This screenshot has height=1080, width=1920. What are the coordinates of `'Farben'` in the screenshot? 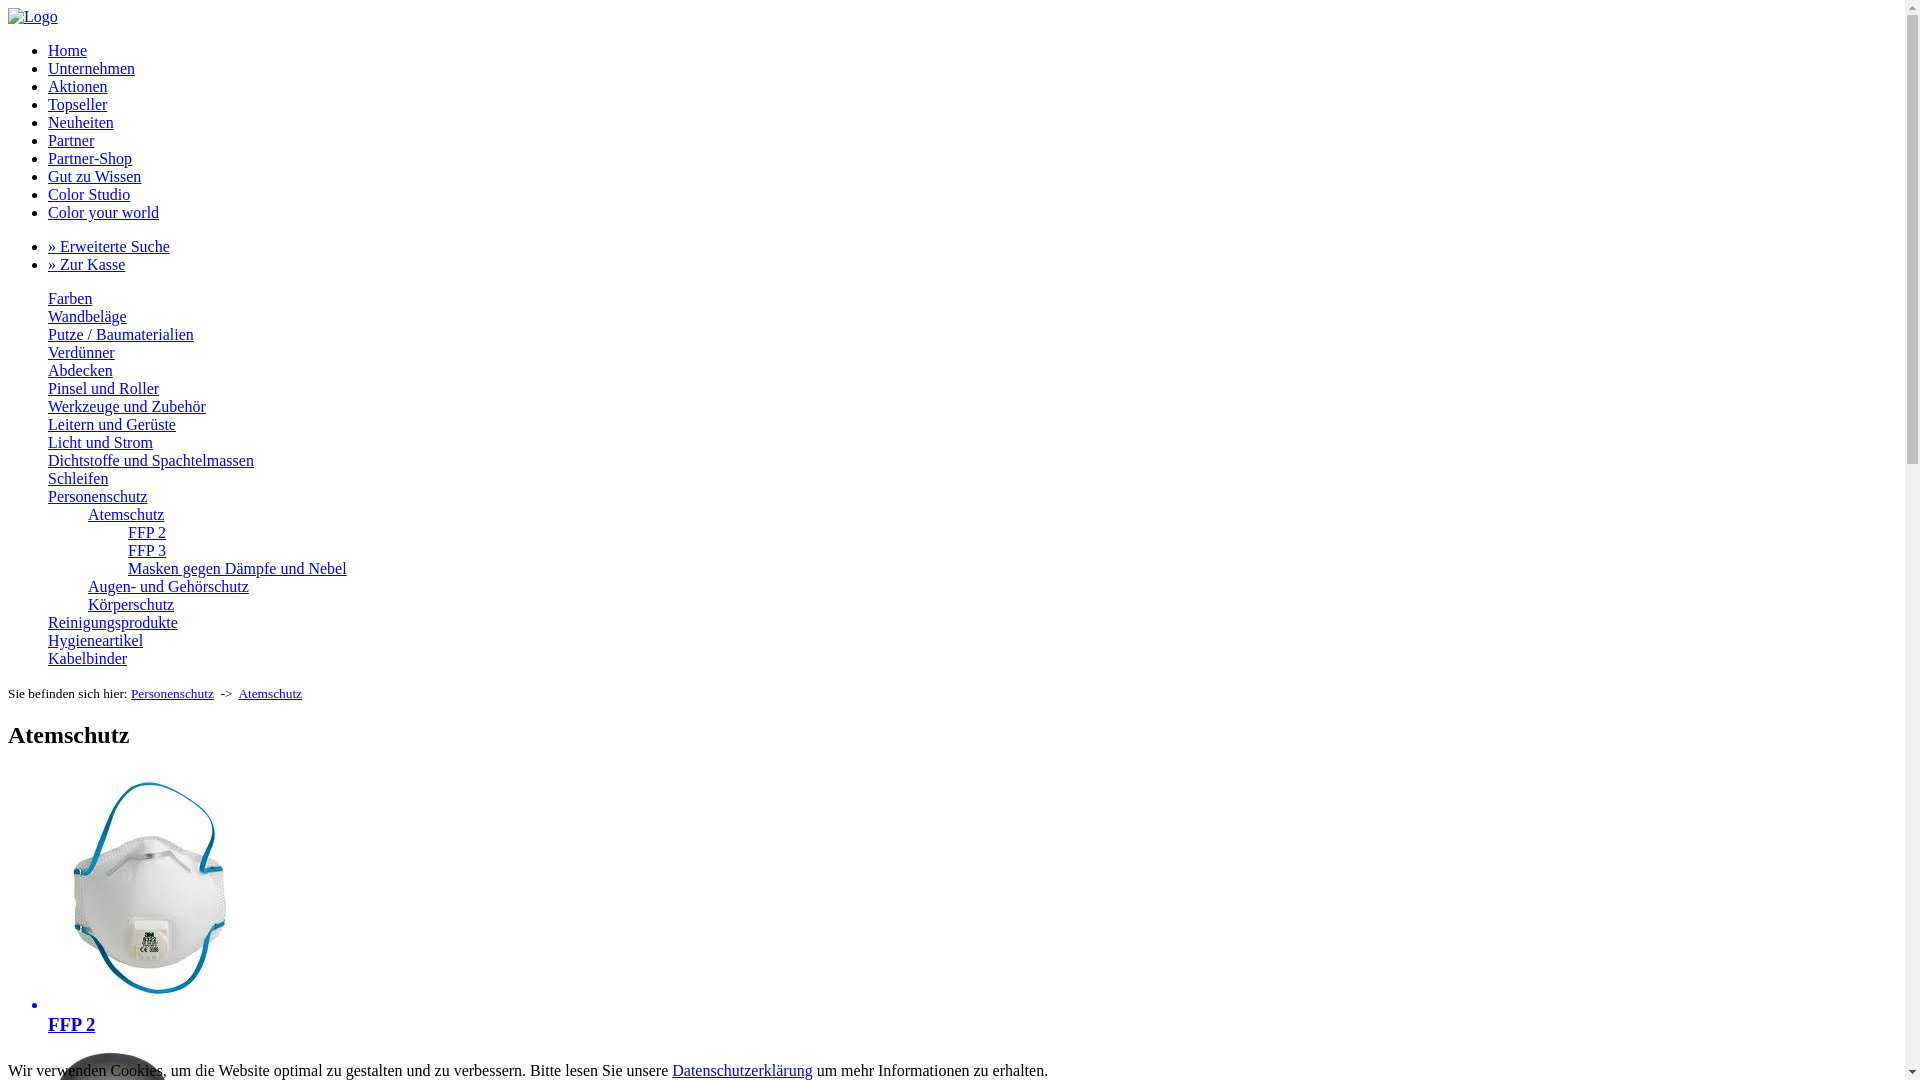 It's located at (70, 298).